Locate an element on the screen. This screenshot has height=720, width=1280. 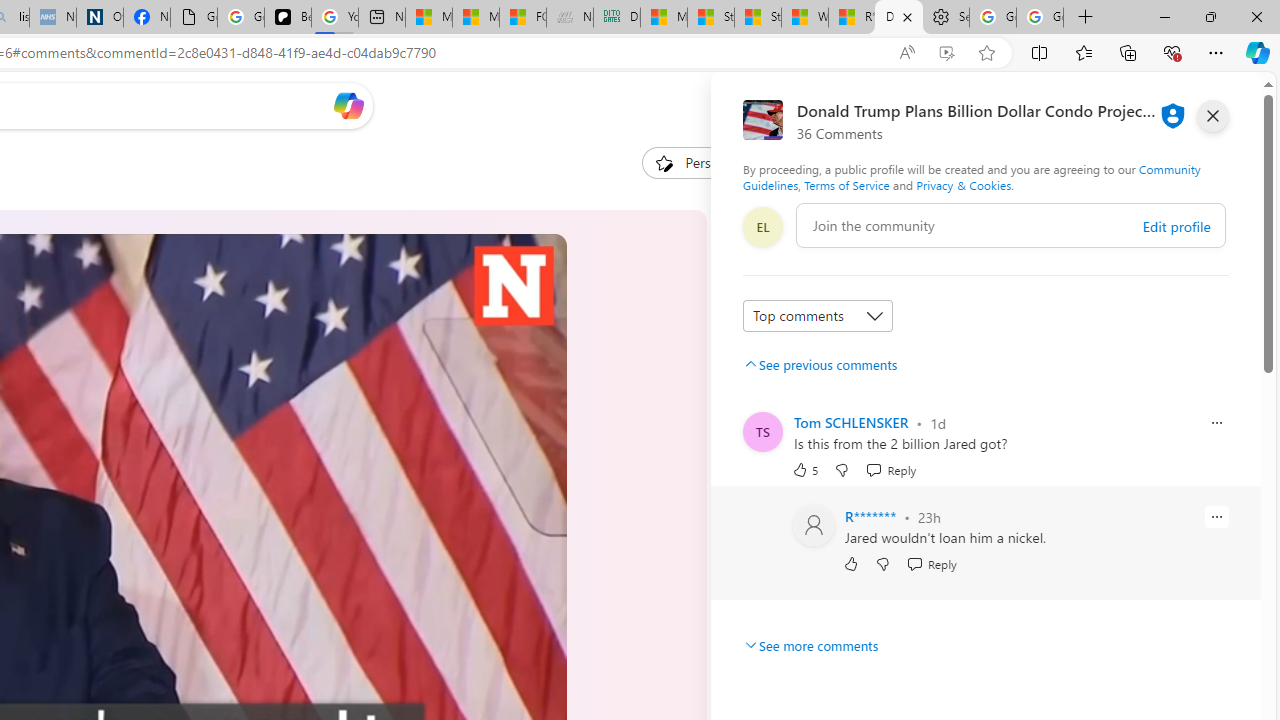
'comment-box' is located at coordinates (1011, 225).